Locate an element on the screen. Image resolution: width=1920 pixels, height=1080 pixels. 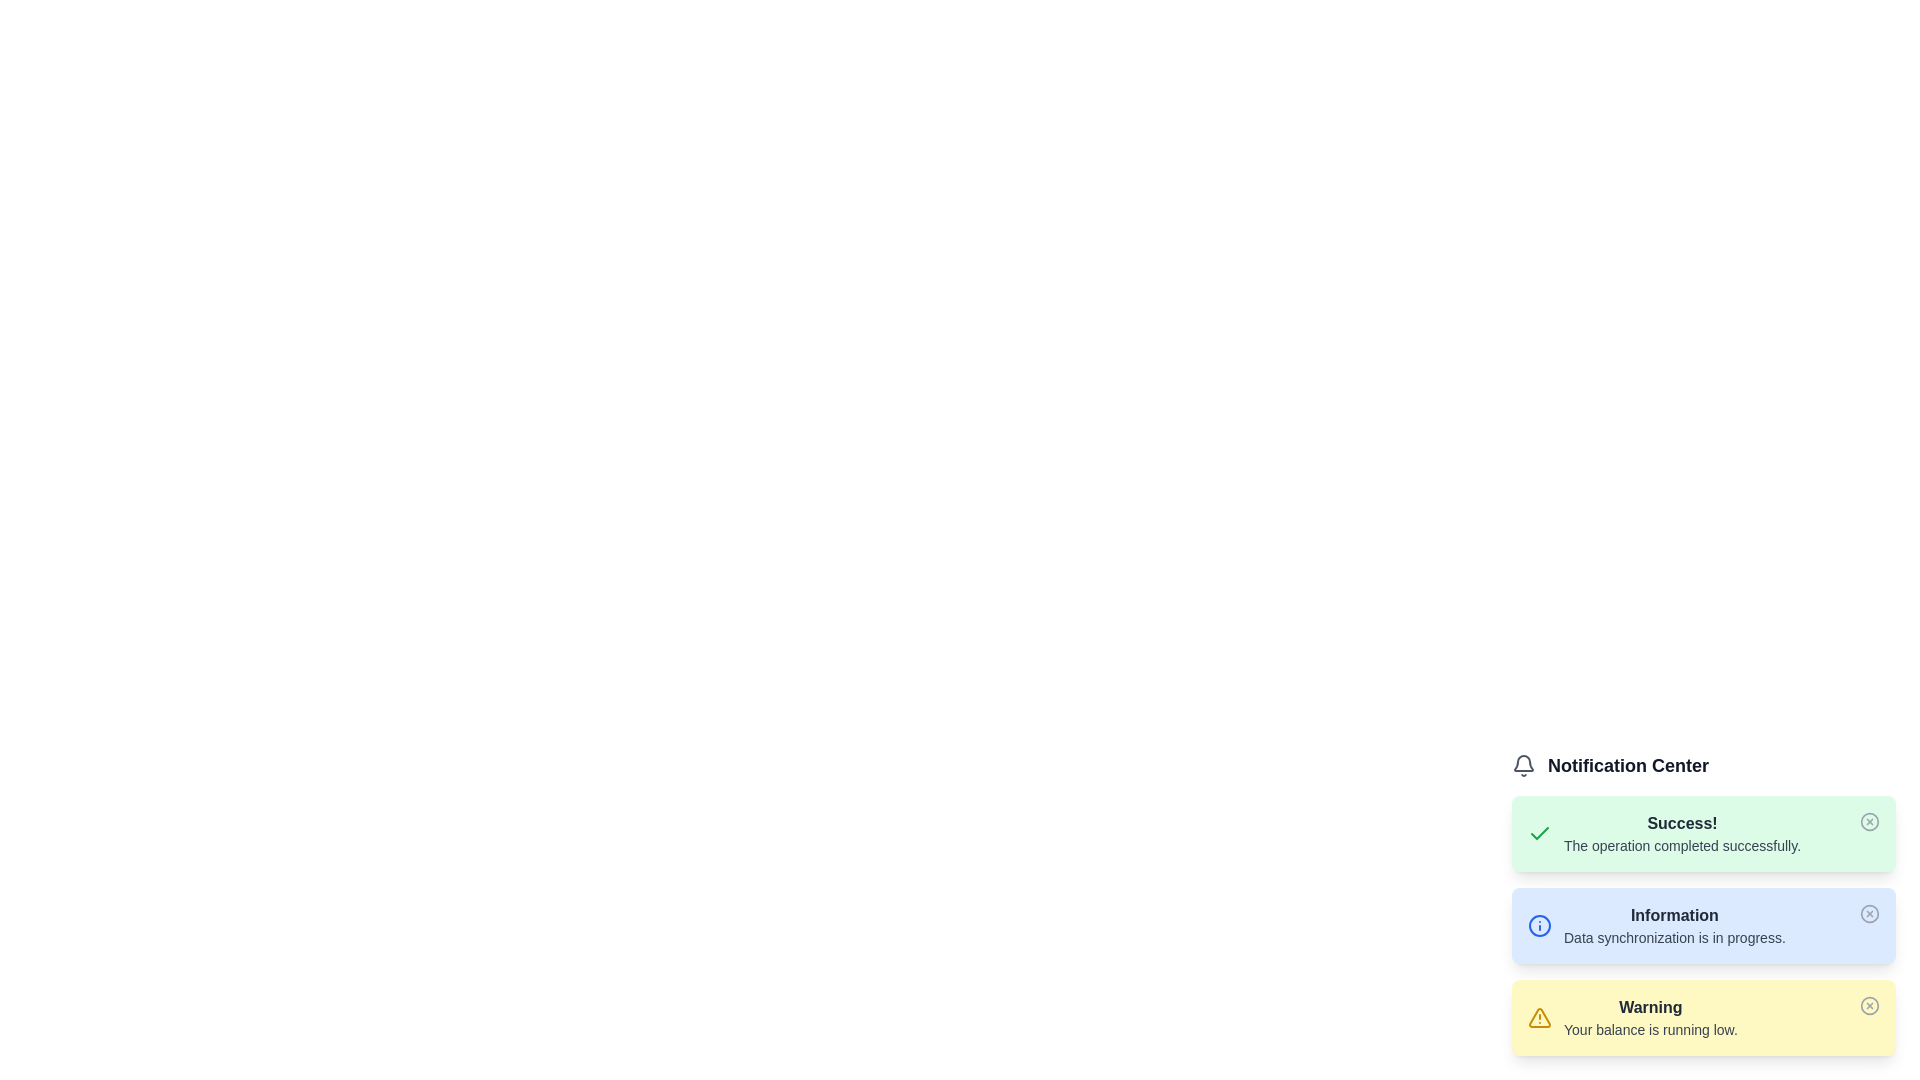
the yellow triangular alert icon with an exclamation point, located to the left of the 'Warning' section in the notification center is located at coordinates (1539, 1018).